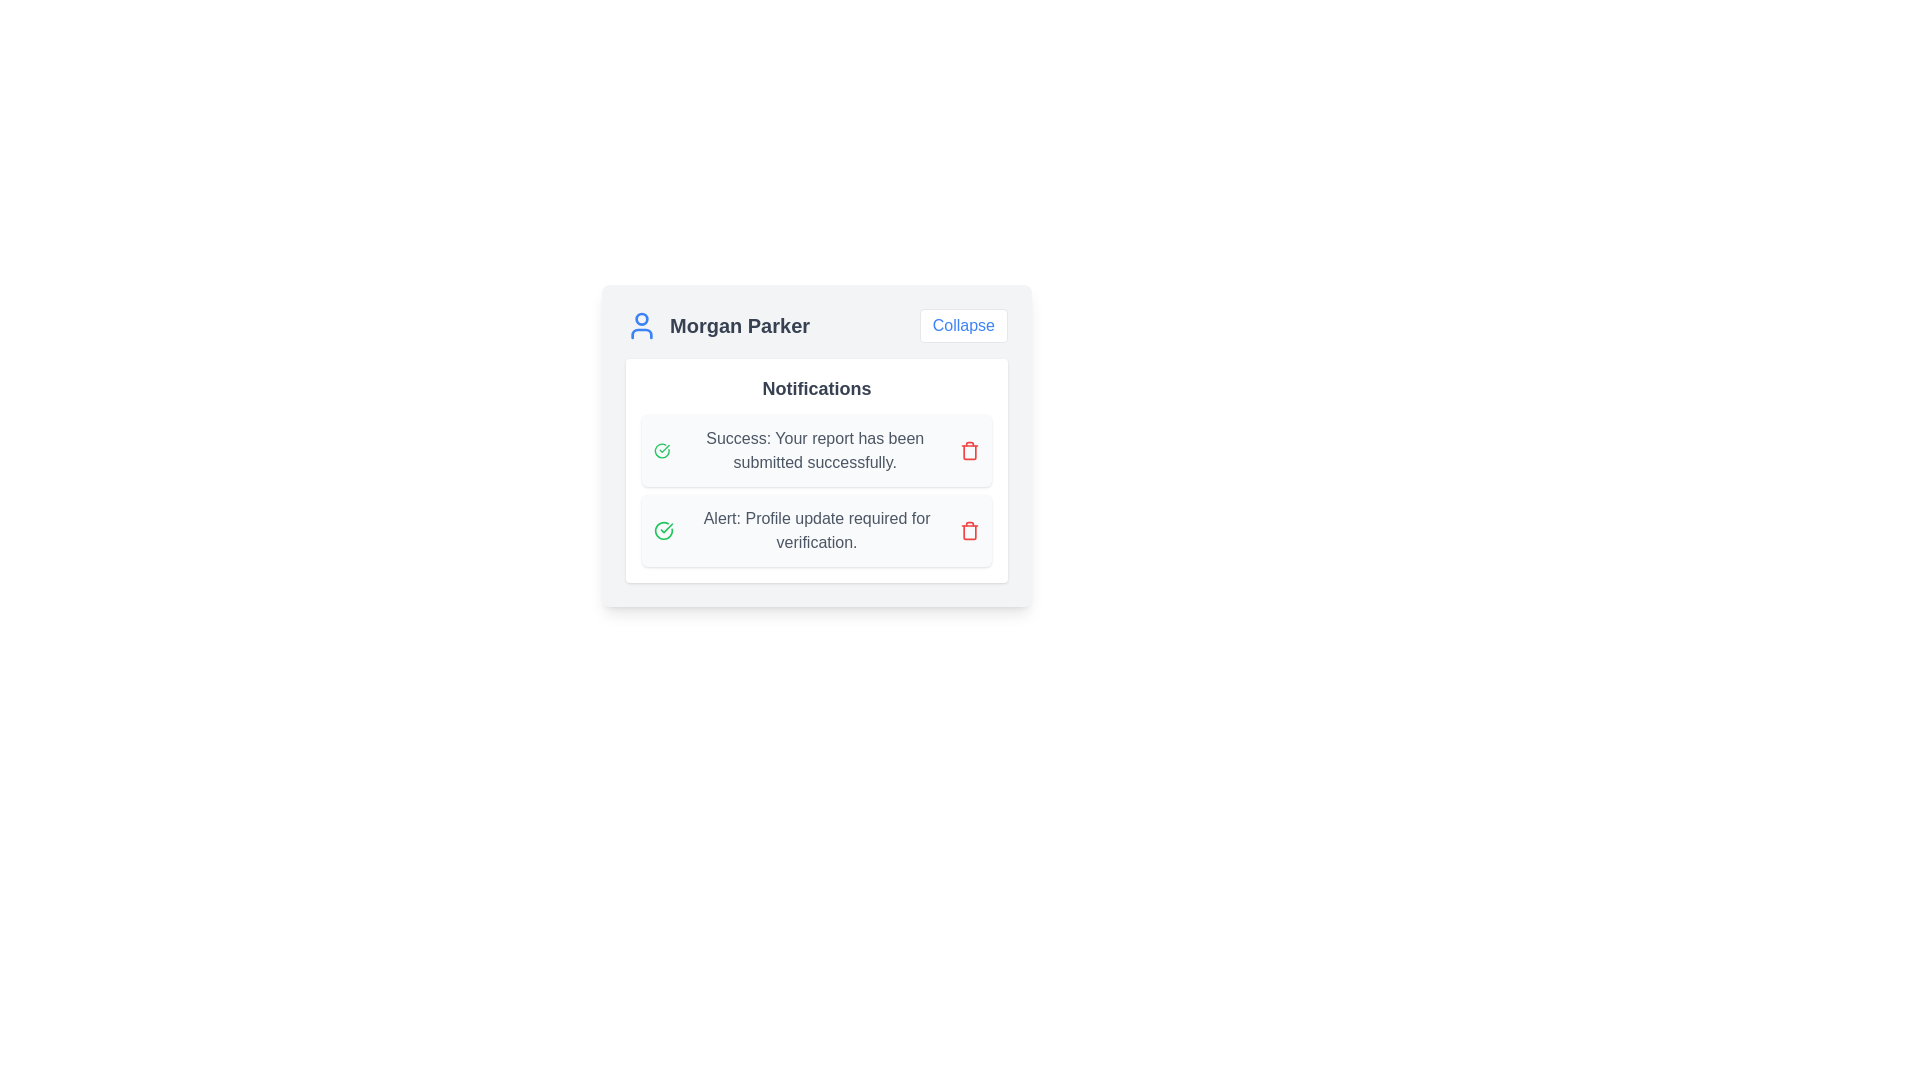  Describe the element at coordinates (816, 470) in the screenshot. I see `notification messages displayed in the central notification card located directly below the user's name header and above the collapse button` at that location.